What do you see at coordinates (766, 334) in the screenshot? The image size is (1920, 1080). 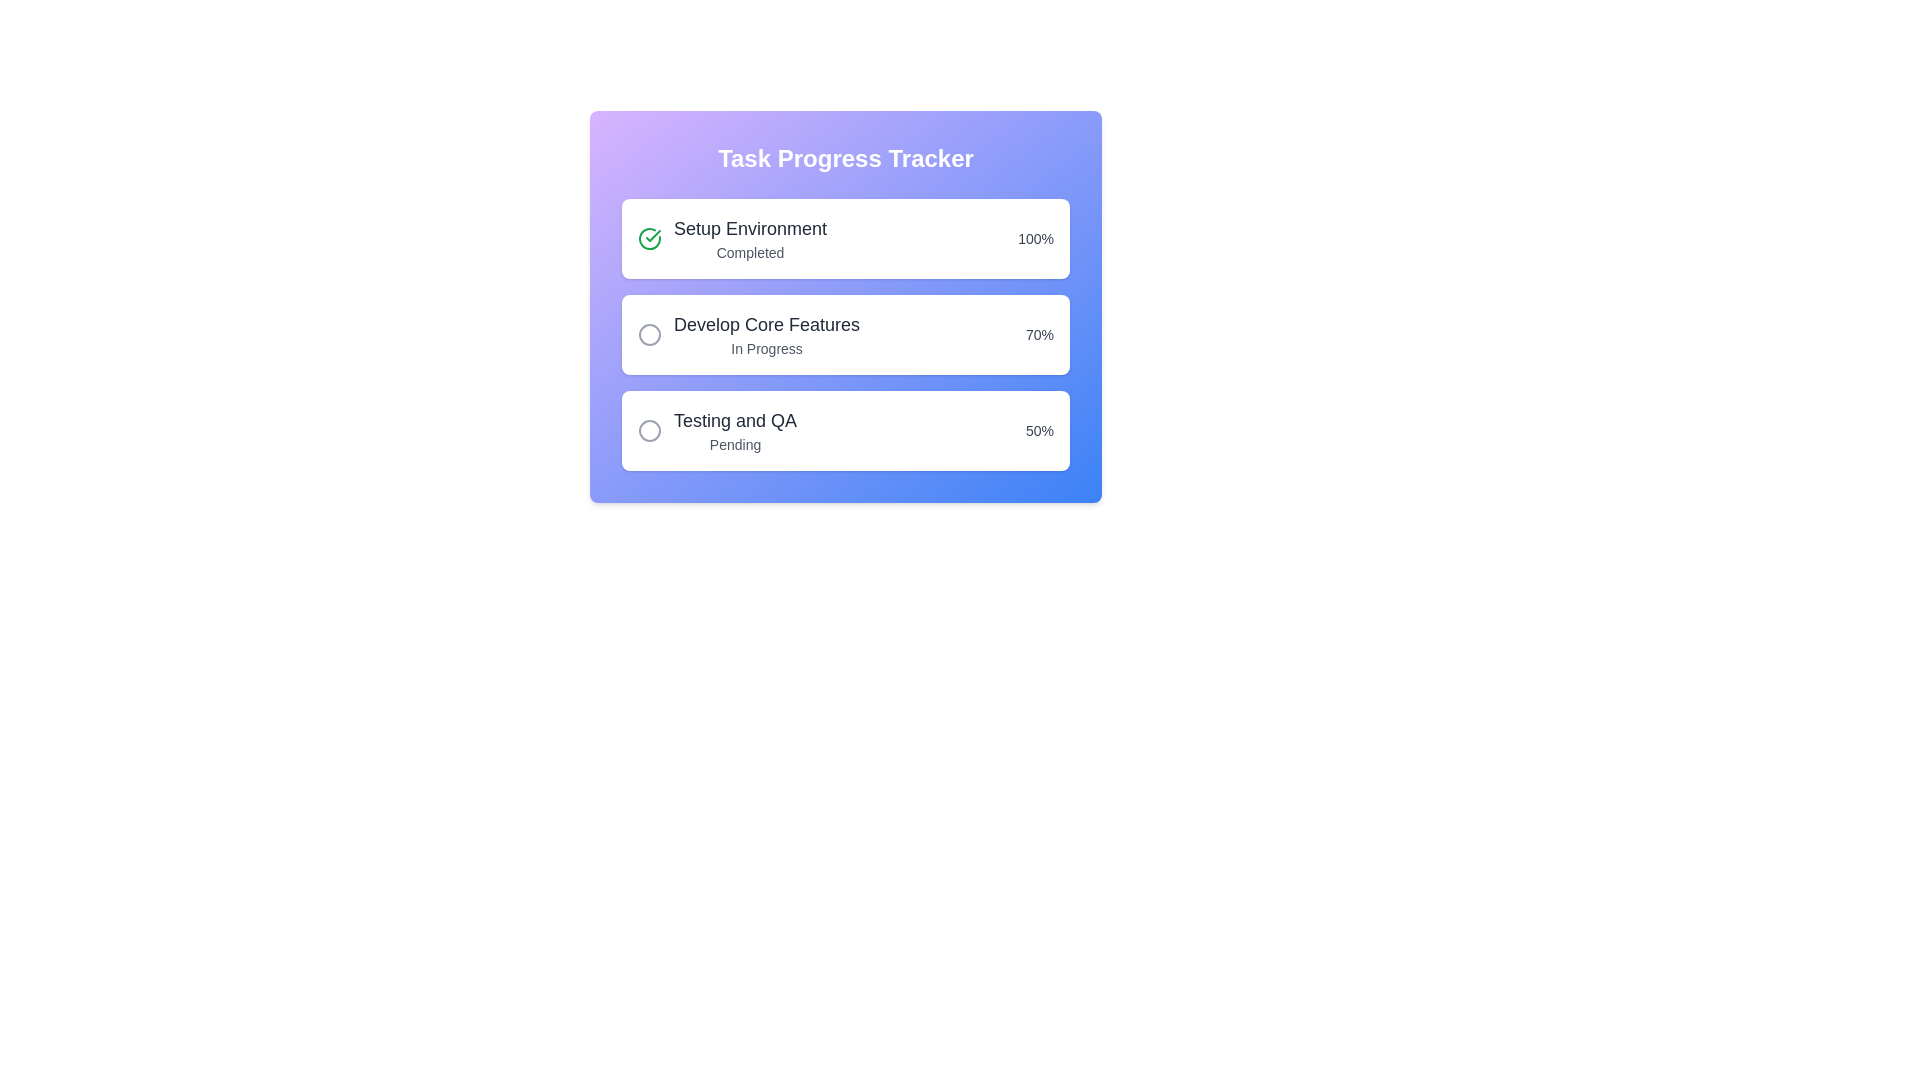 I see `the Text Display element that shows 'Develop Core Features' and 'In Progress' within the progress tracker widget` at bounding box center [766, 334].